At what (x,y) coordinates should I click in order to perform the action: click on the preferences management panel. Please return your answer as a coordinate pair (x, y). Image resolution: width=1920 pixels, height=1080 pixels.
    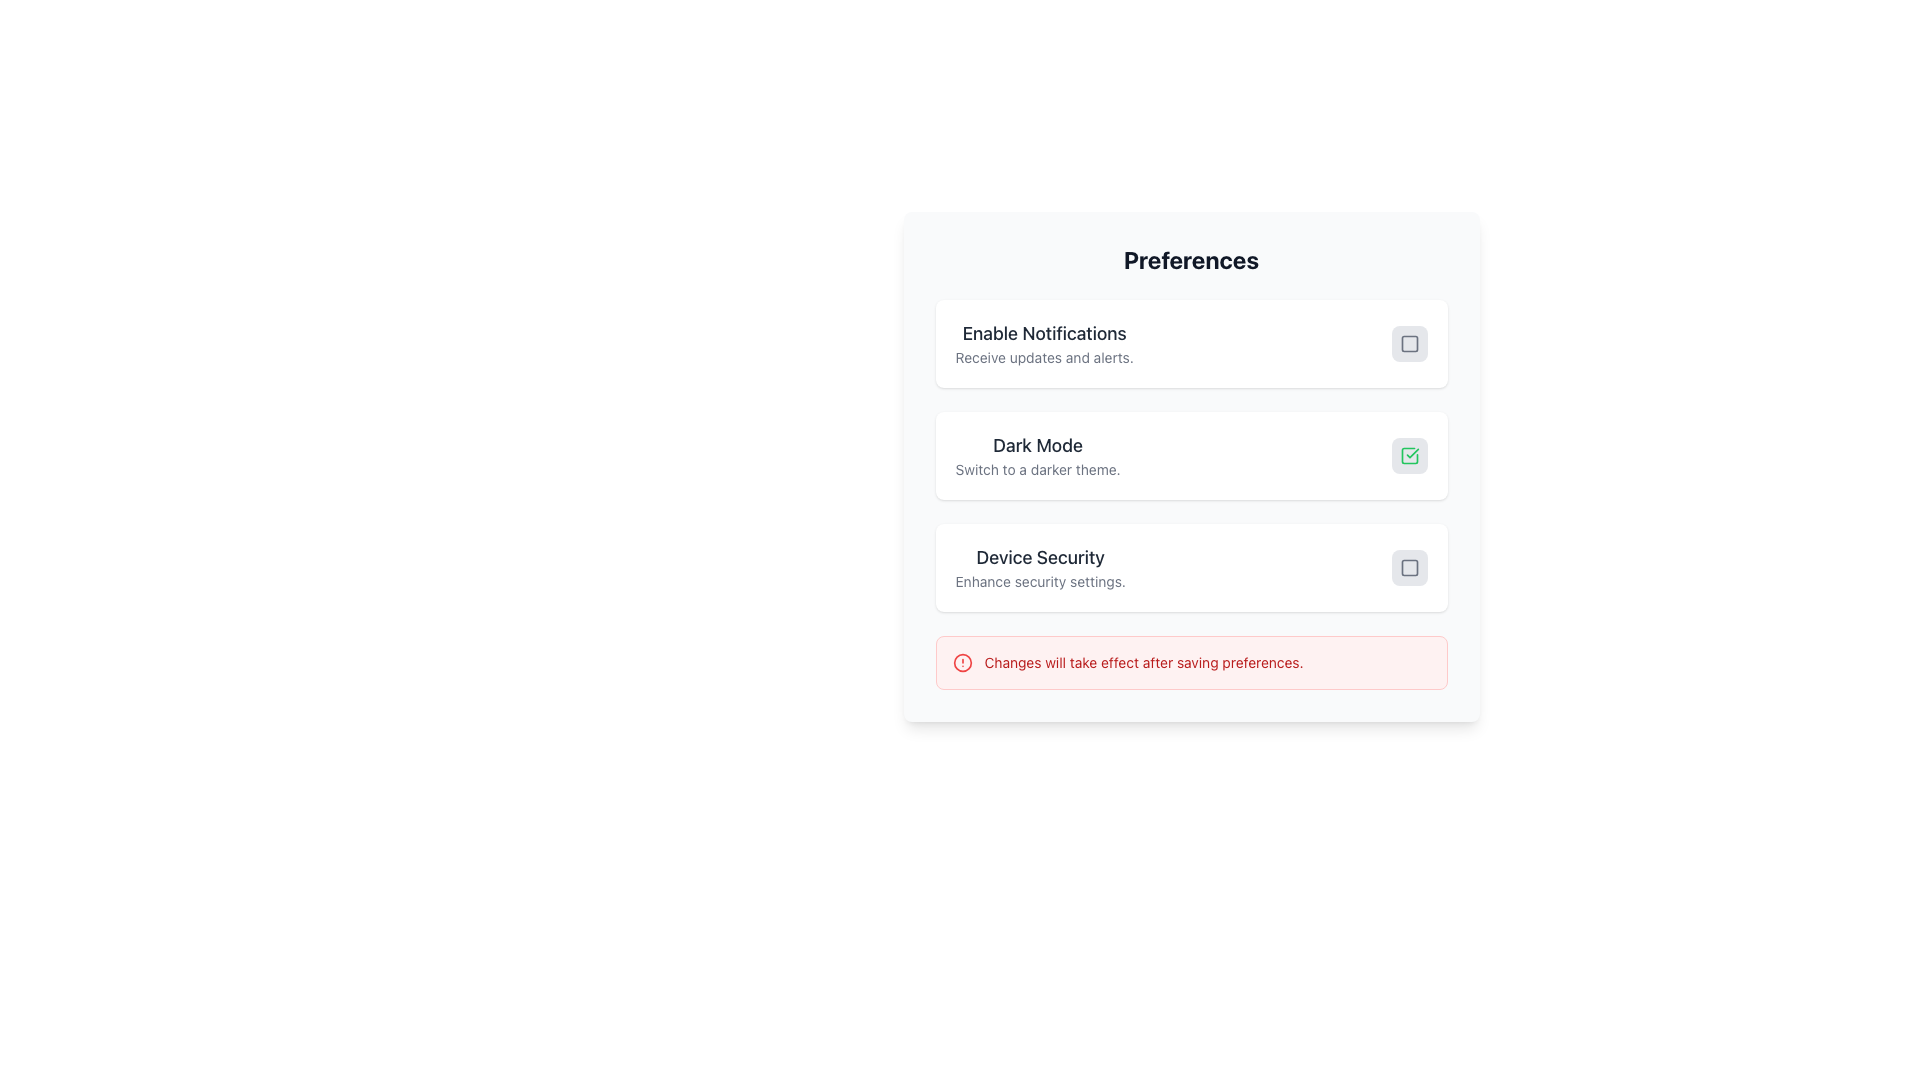
    Looking at the image, I should click on (1191, 466).